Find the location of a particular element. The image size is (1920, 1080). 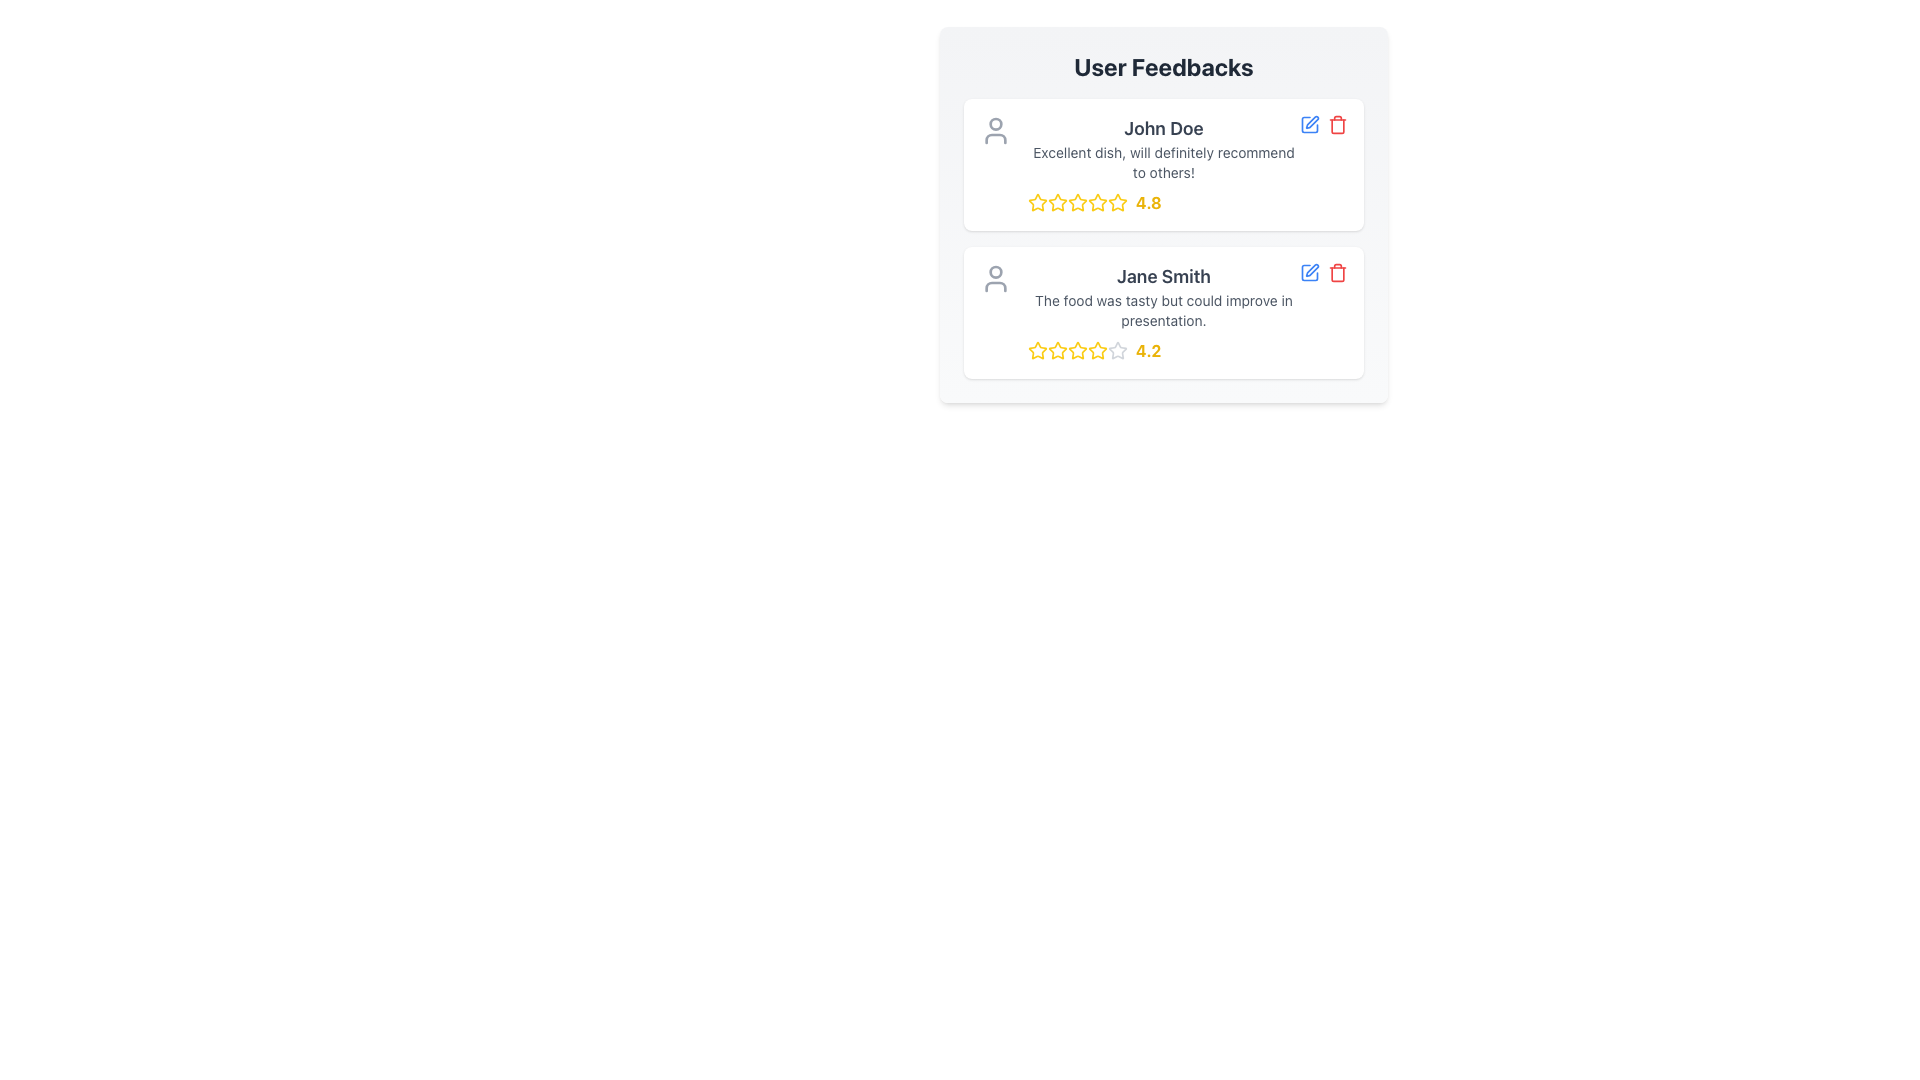

the user silhouette icon styled in gray located at the top-left corner of John Doe's feedback card is located at coordinates (996, 131).